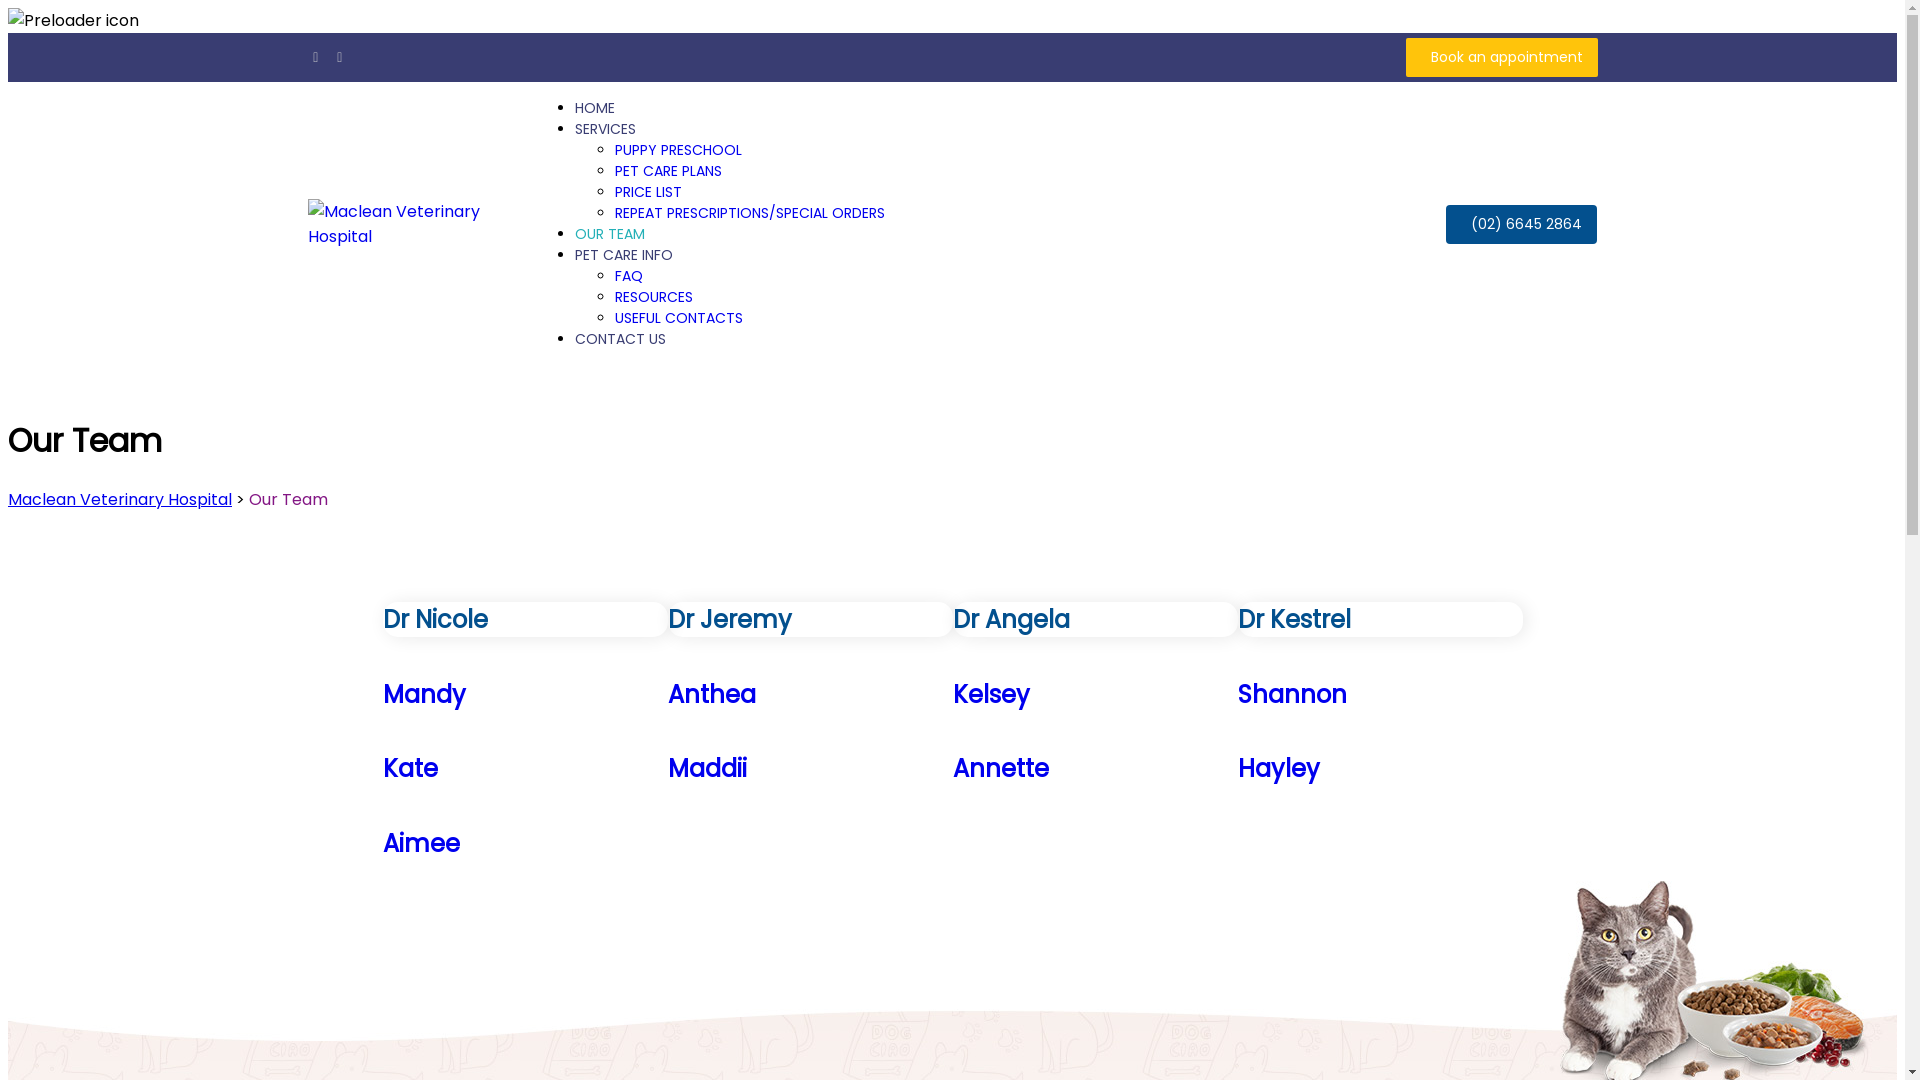  What do you see at coordinates (1520, 223) in the screenshot?
I see `'(02) 6645 2864'` at bounding box center [1520, 223].